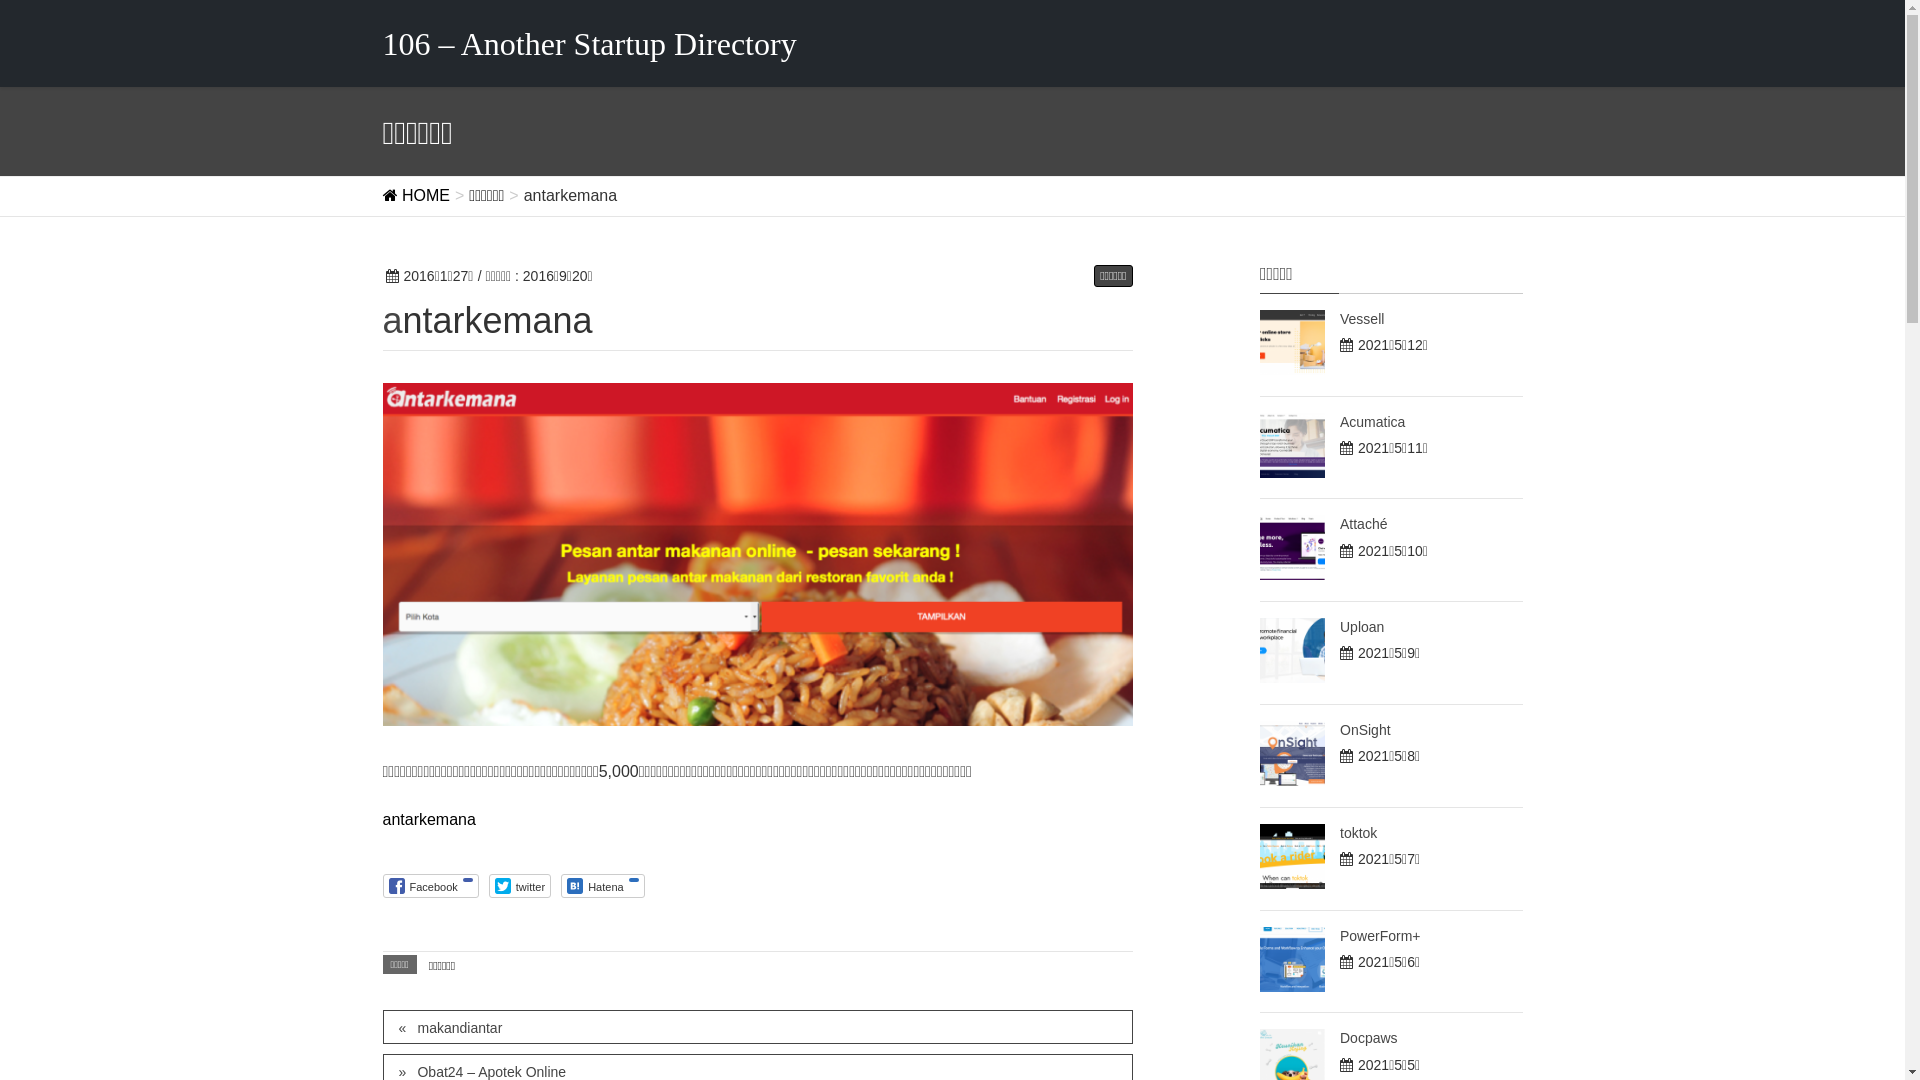 The height and width of the screenshot is (1080, 1920). Describe the element at coordinates (429, 885) in the screenshot. I see `'Facebook'` at that location.